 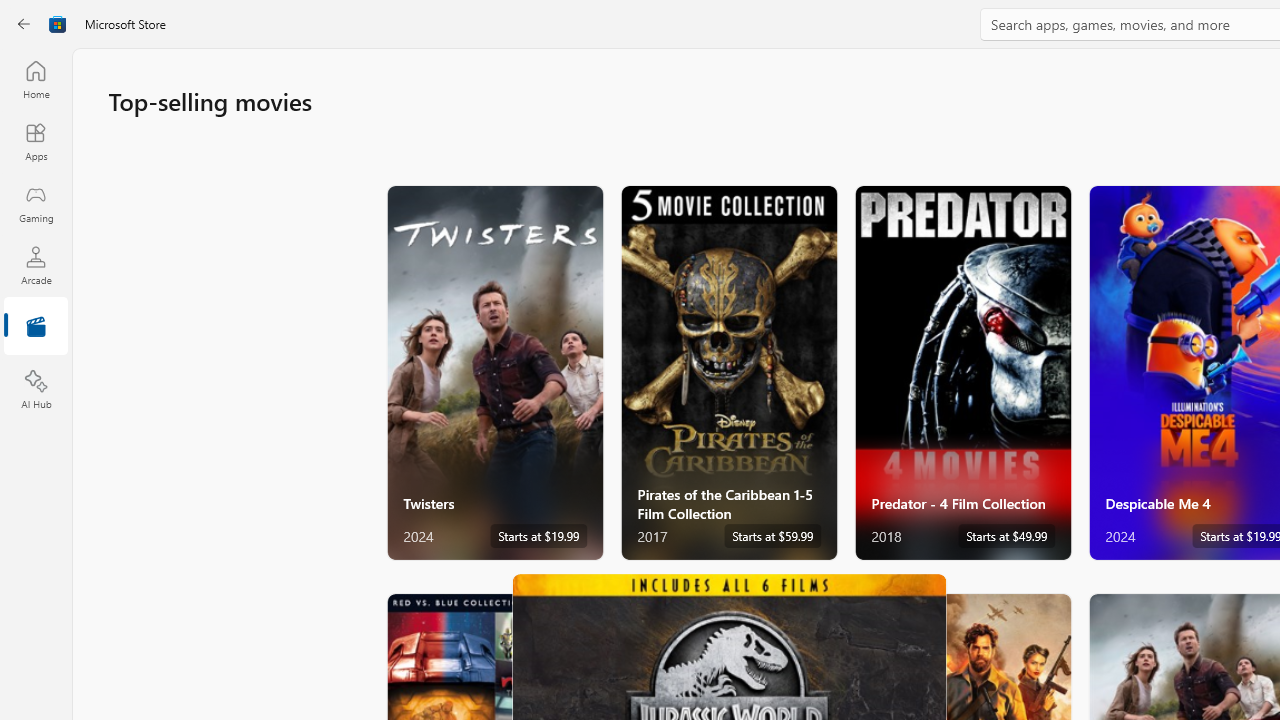 I want to click on 'Back', so click(x=24, y=24).